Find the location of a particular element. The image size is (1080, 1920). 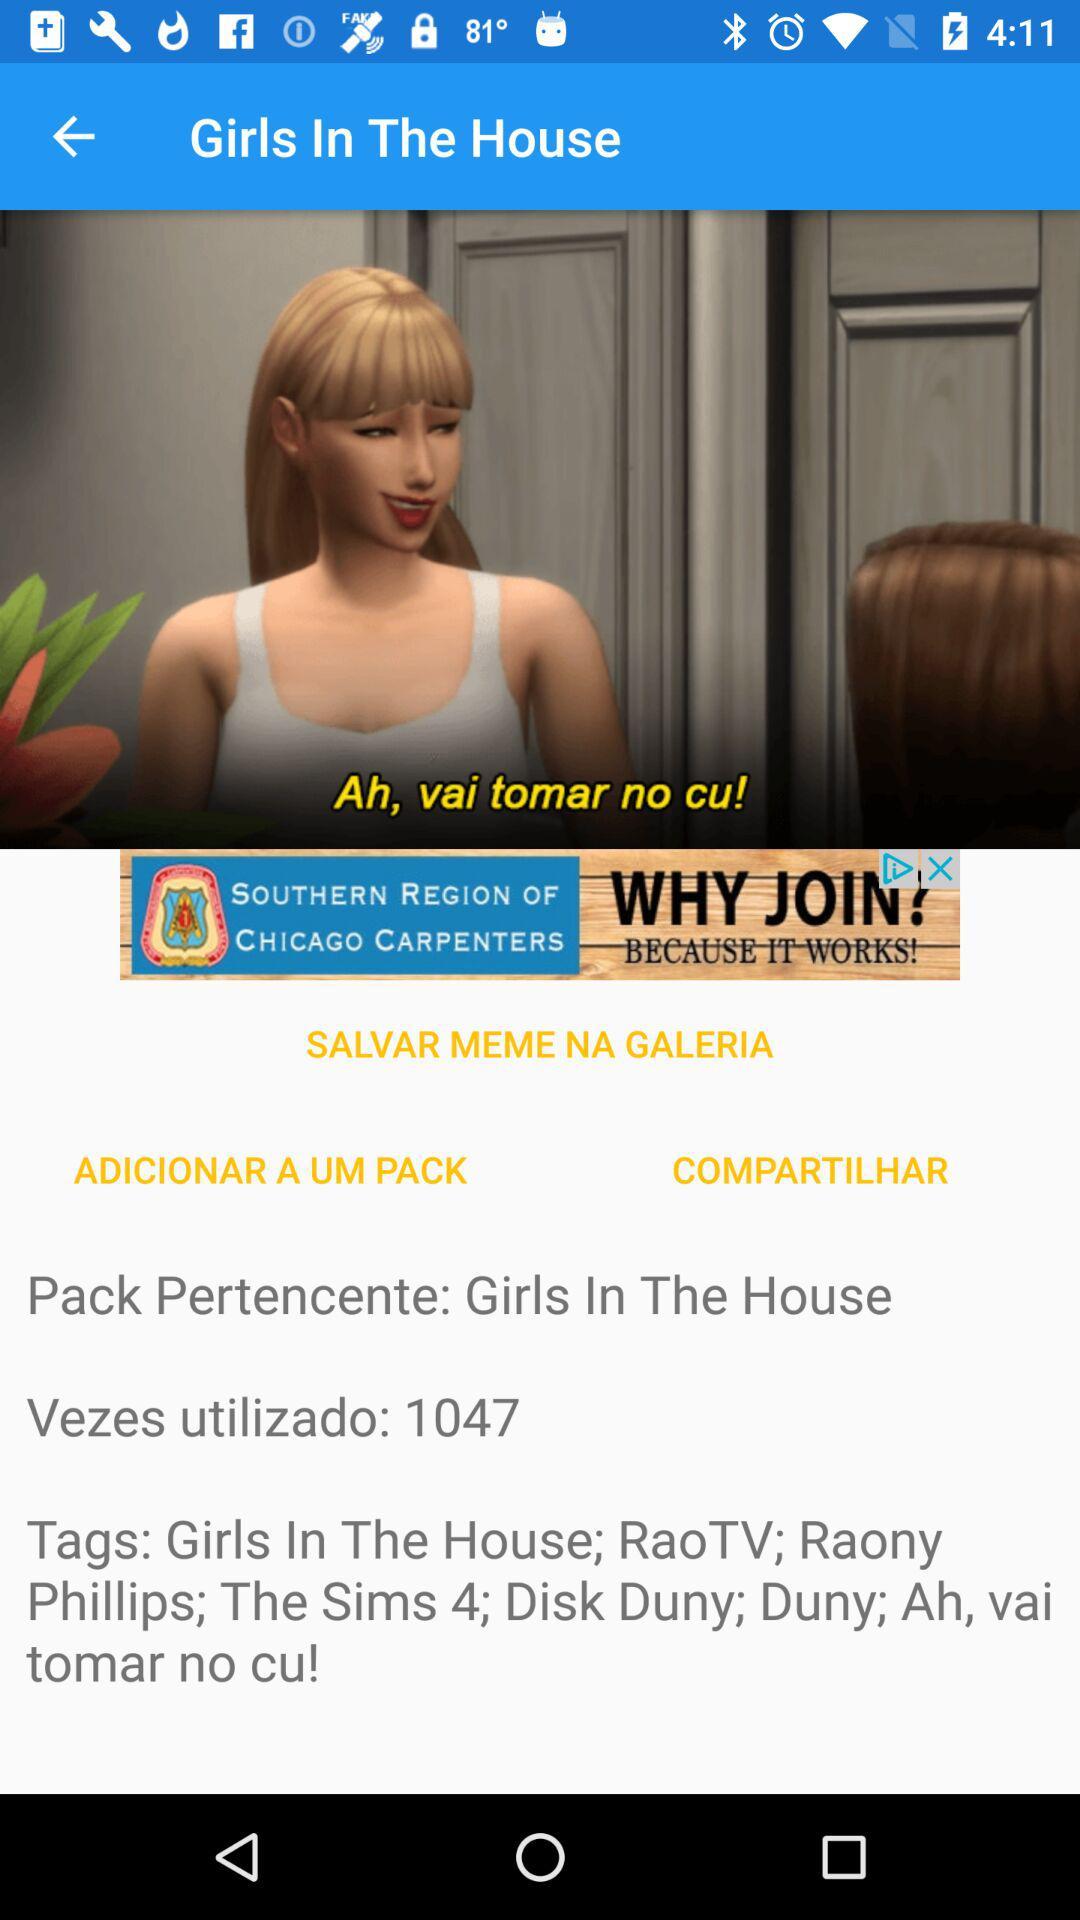

the advertisement is located at coordinates (540, 913).